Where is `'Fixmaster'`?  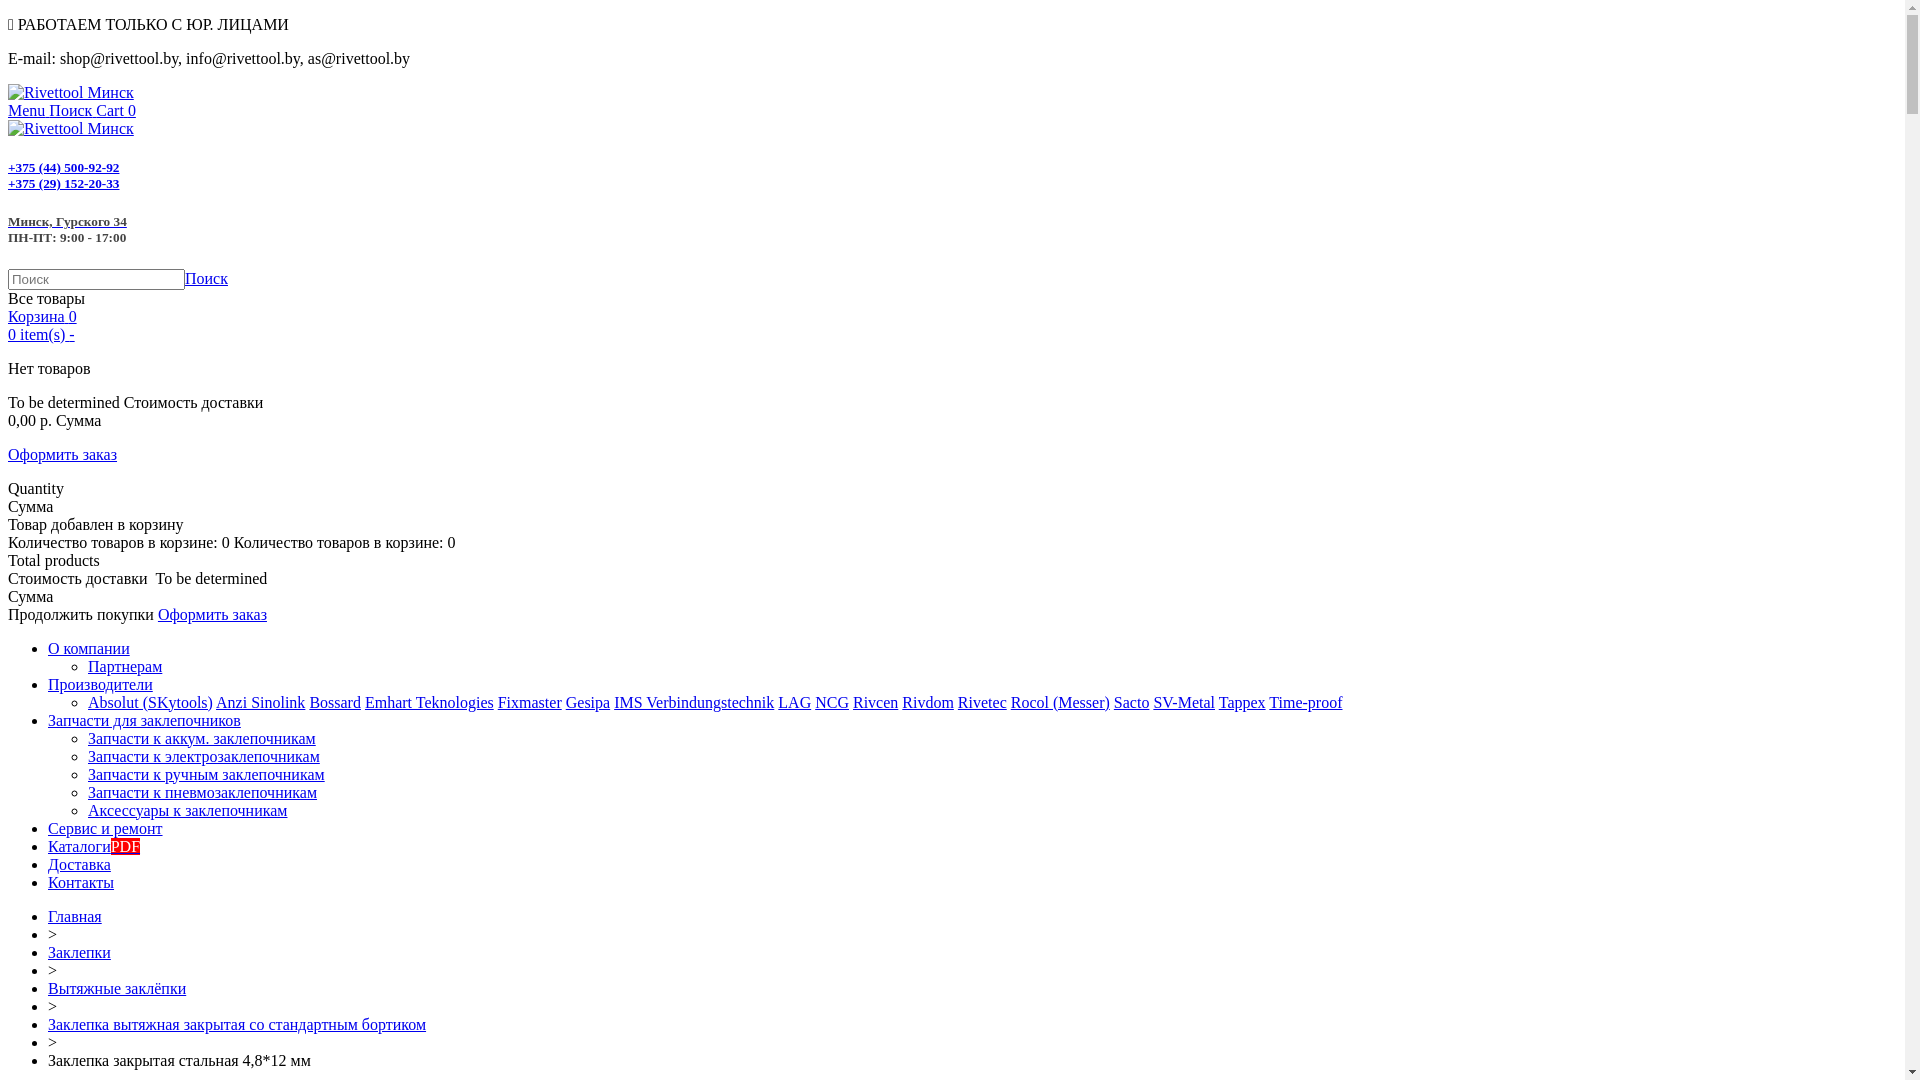 'Fixmaster' is located at coordinates (498, 701).